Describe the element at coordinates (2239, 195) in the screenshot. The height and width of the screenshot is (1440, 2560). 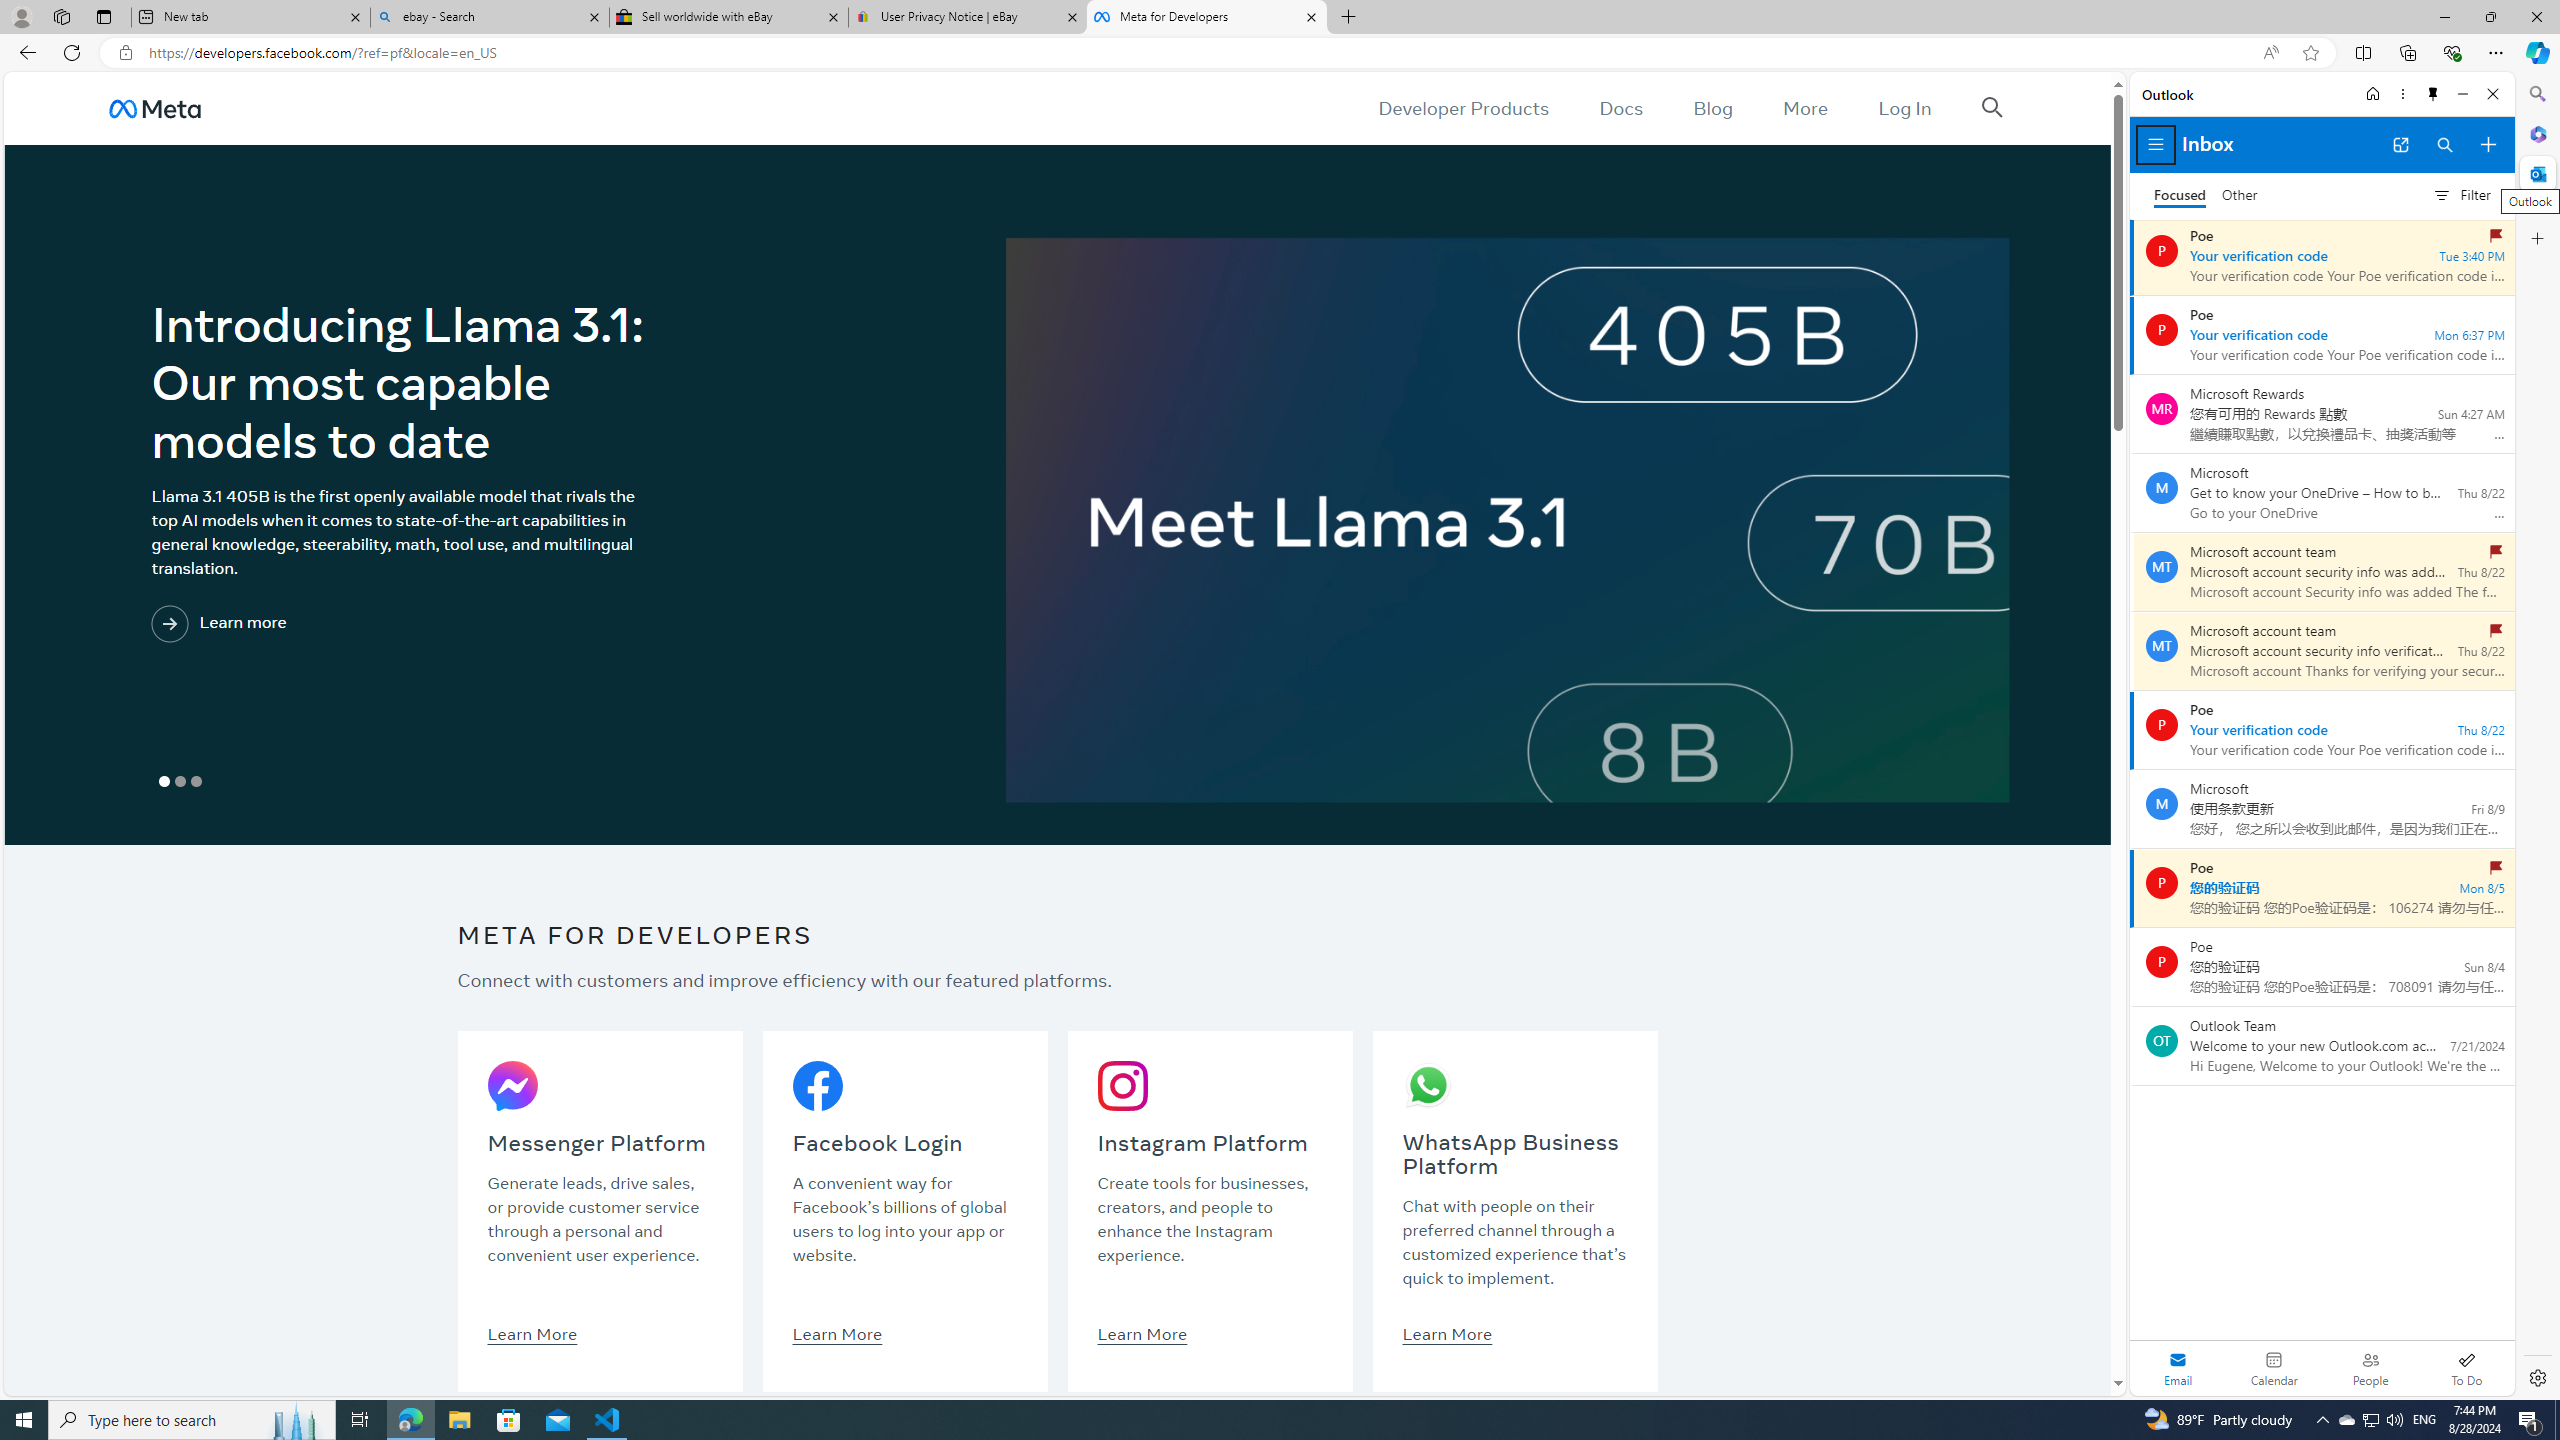
I see `'Other'` at that location.